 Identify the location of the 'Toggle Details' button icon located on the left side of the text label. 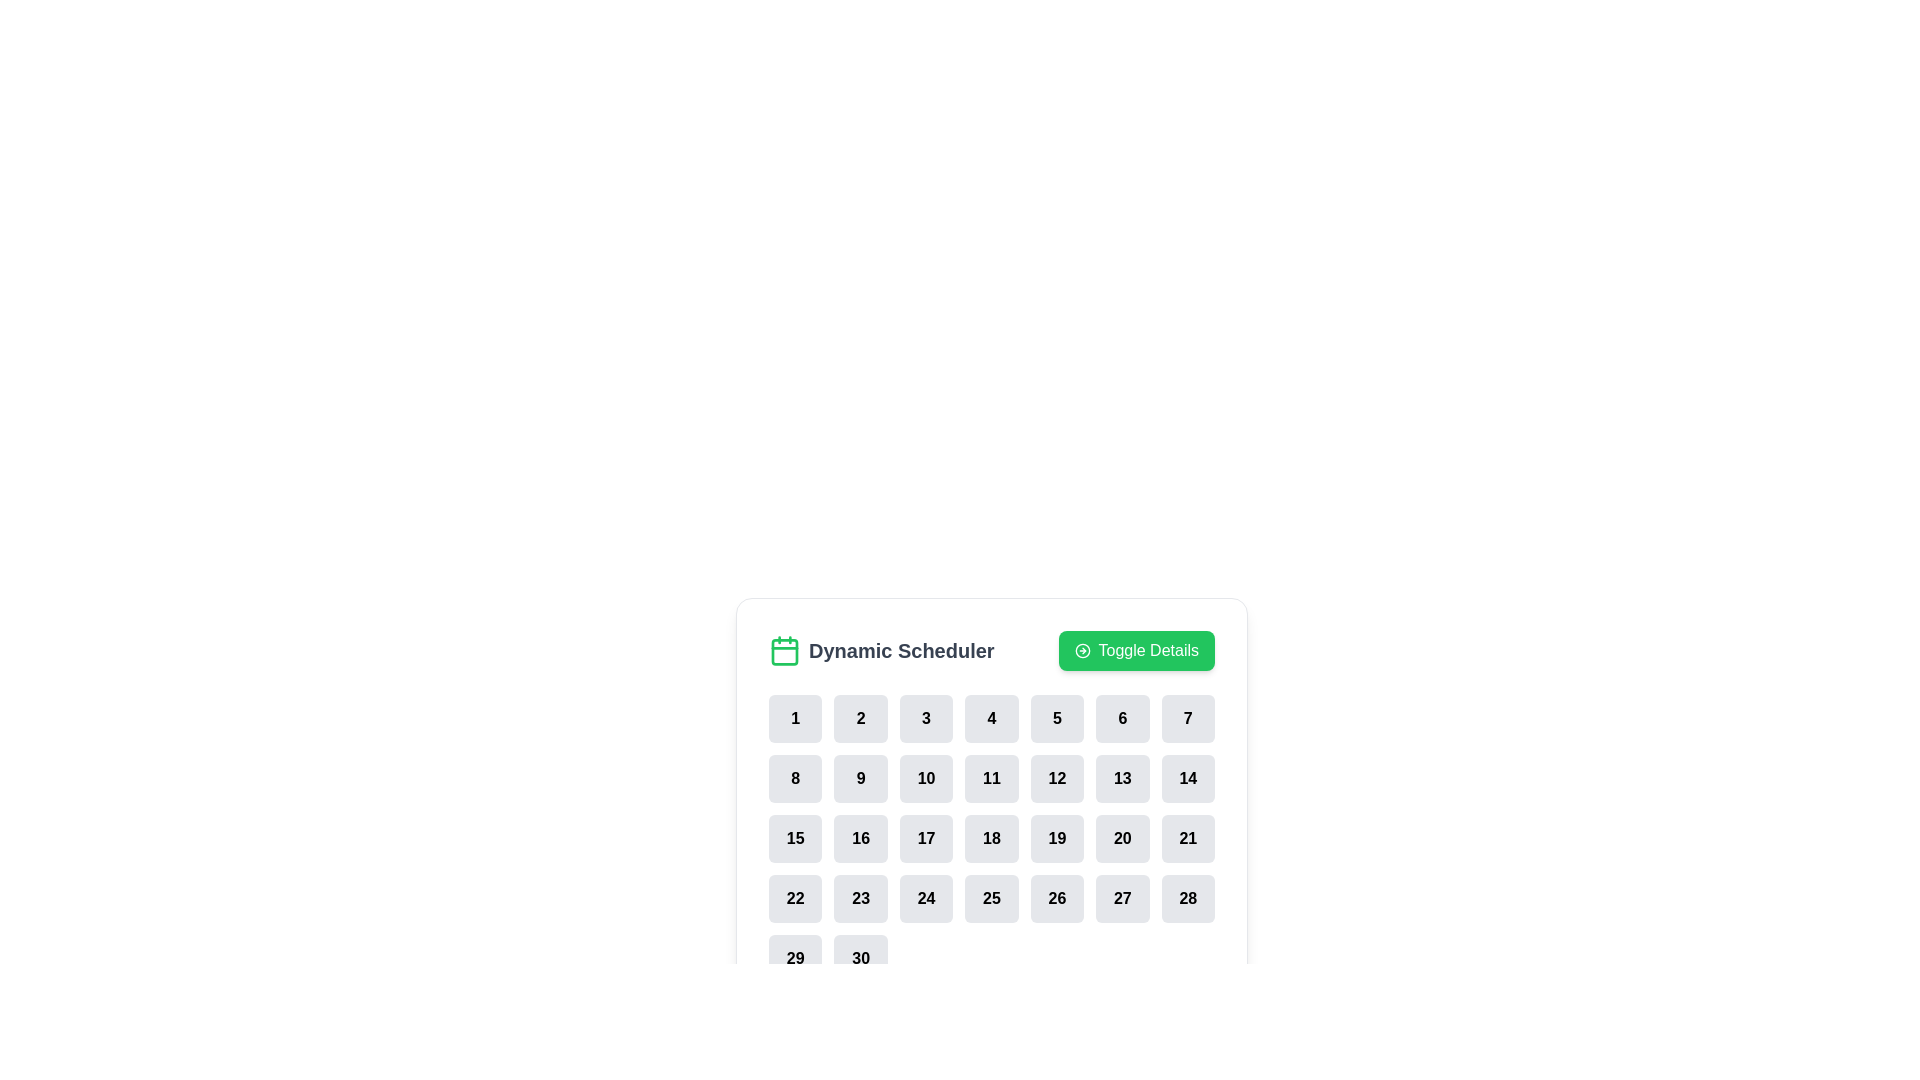
(1081, 651).